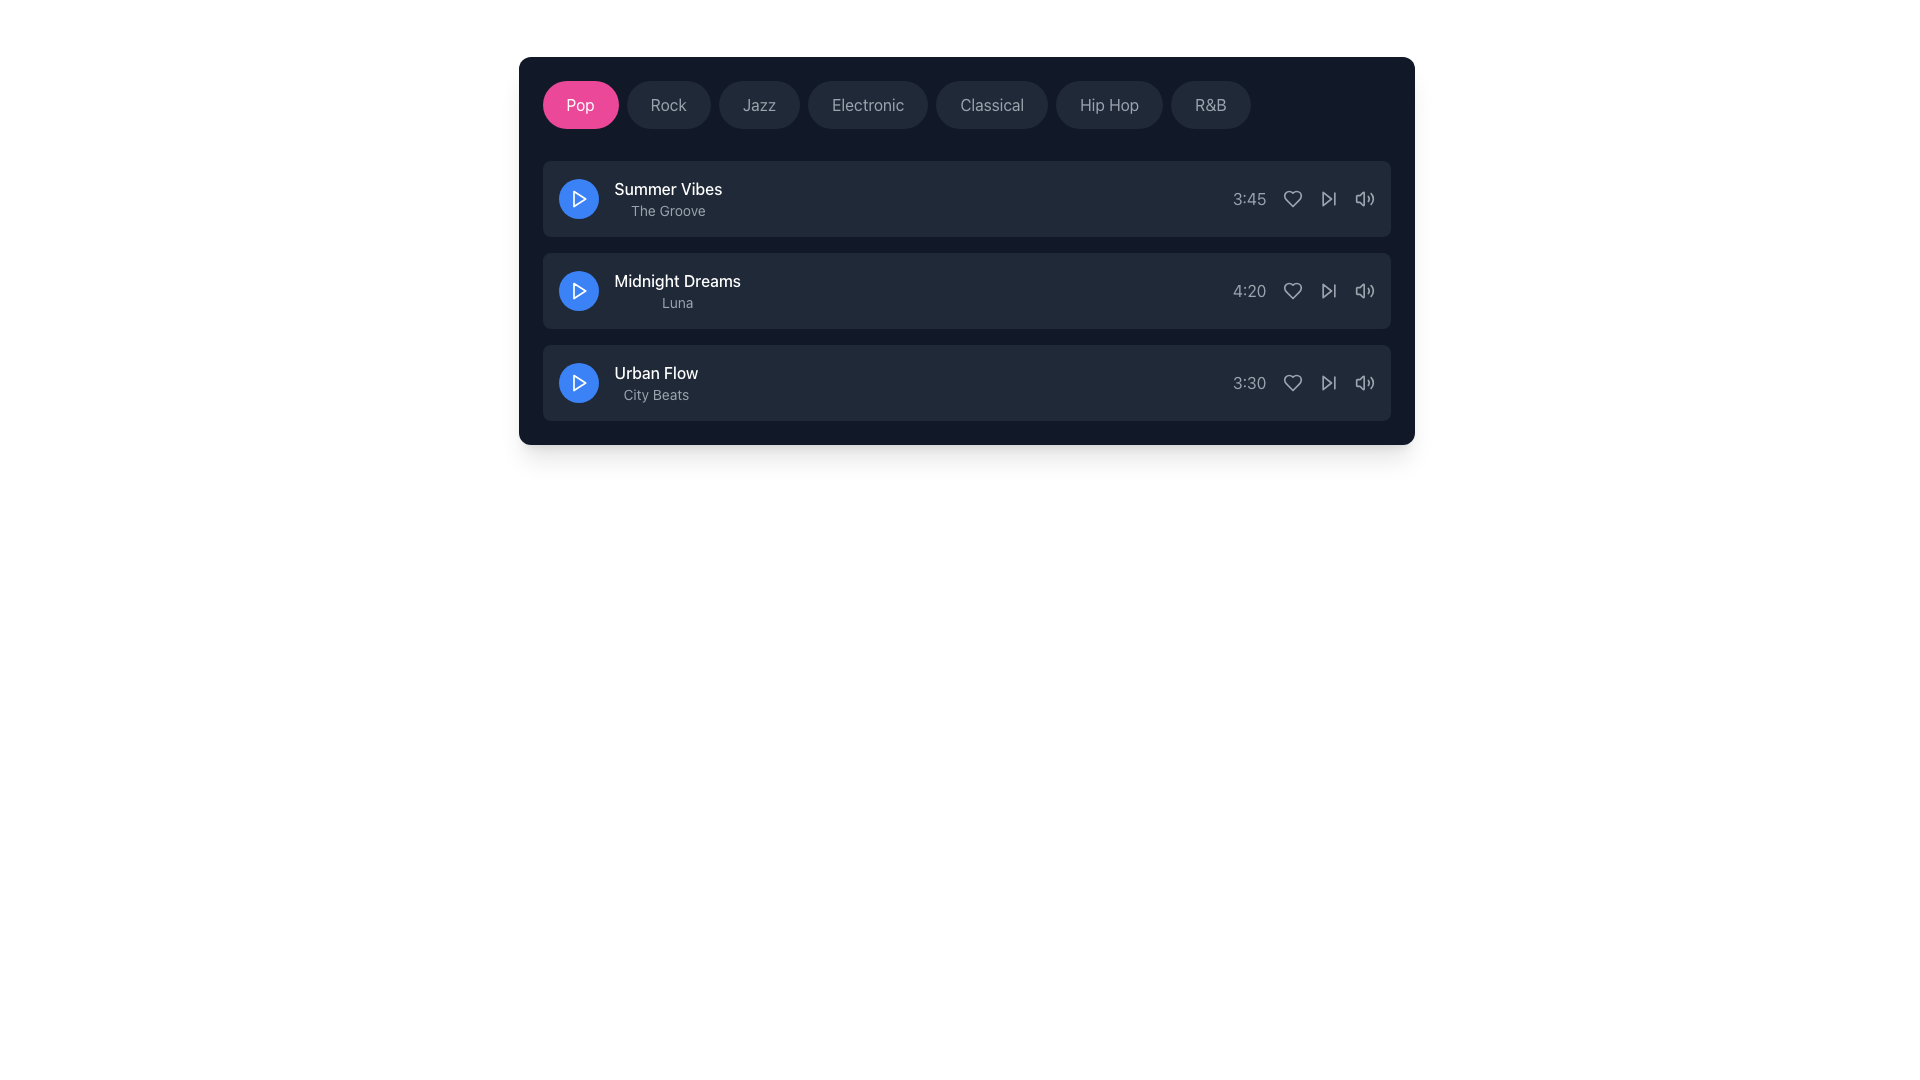 This screenshot has height=1080, width=1920. Describe the element at coordinates (868, 104) in the screenshot. I see `the 'Electronic' button, which is the fourth button in a row of genre buttons at the top center of the interface` at that location.